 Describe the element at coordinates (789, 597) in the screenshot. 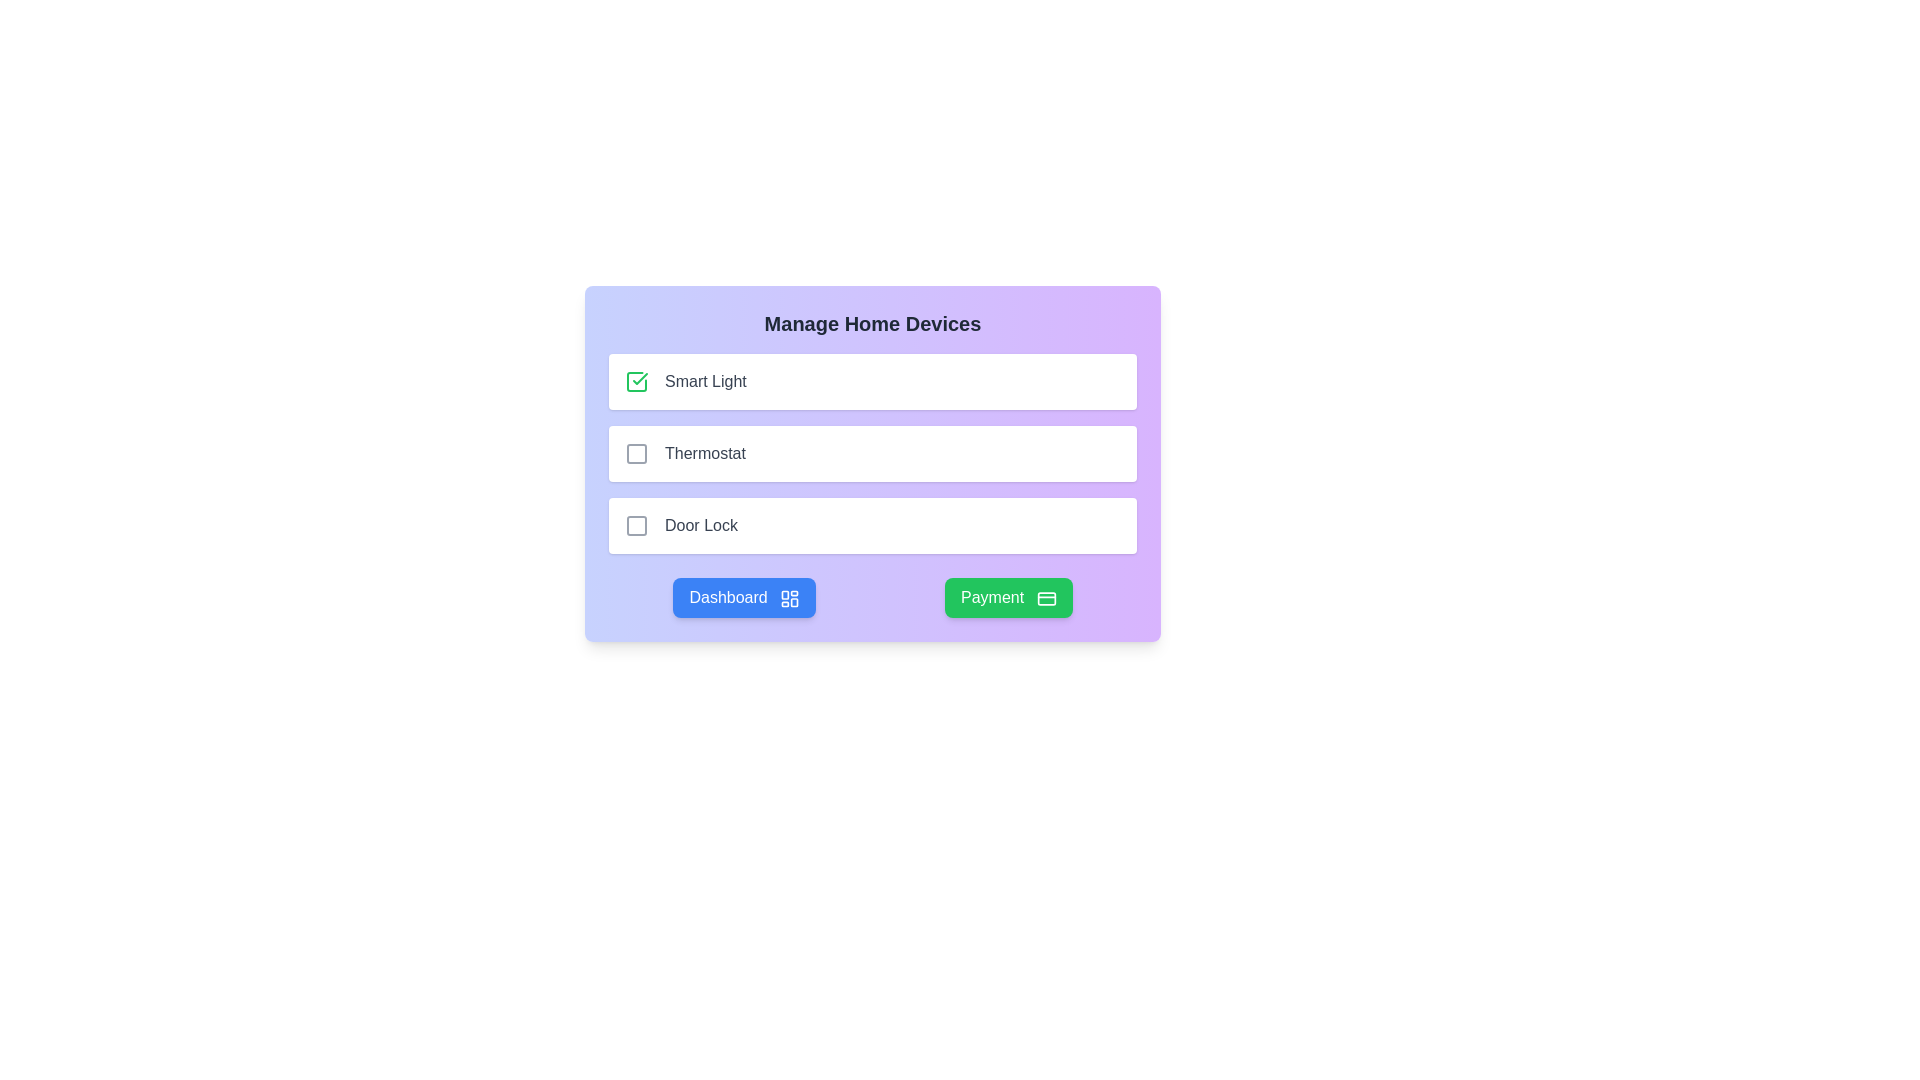

I see `the Decorative Icon which is a compact grid-like icon with a blue background, located to the right of the 'Dashboard' text within the button labeled 'Dashboard'` at that location.